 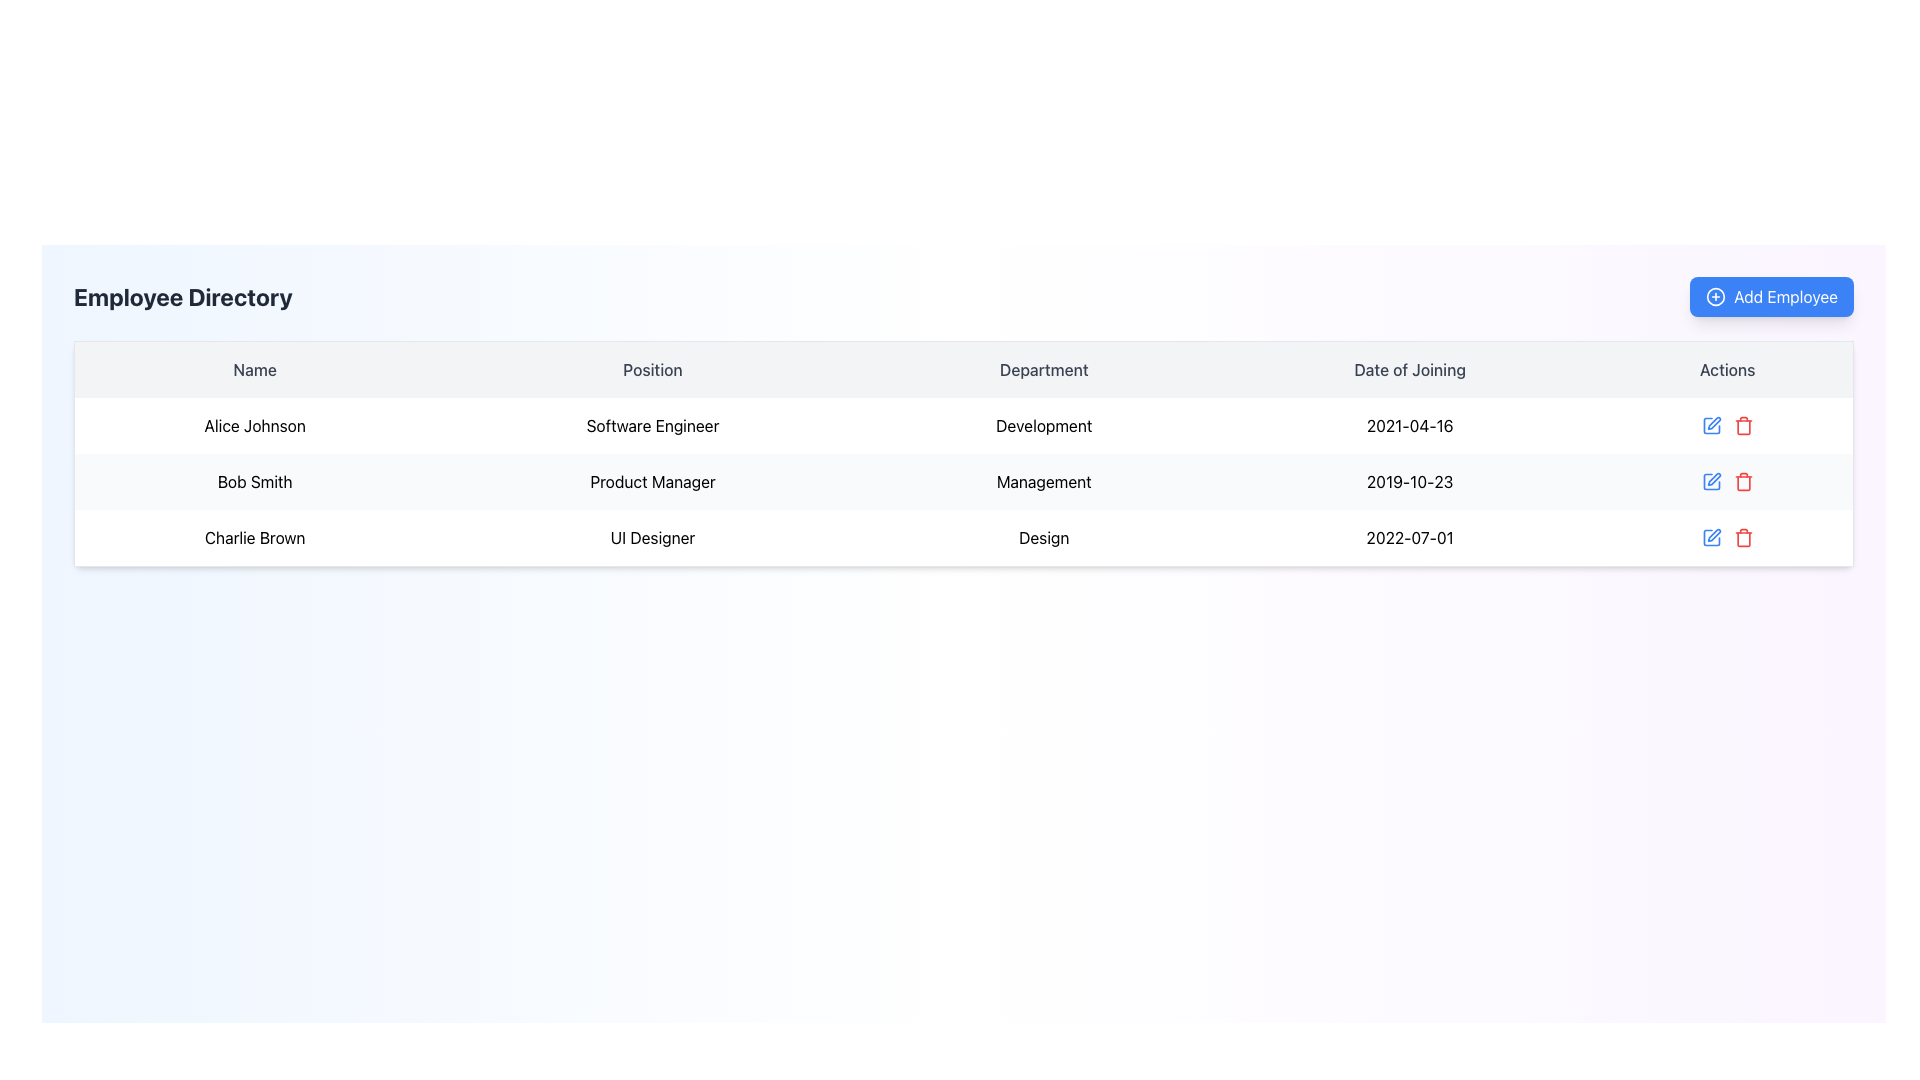 I want to click on the square icon with a pen overlay in the 'Actions' column of the first row for Alice Johnson to initiate editing, so click(x=1710, y=424).